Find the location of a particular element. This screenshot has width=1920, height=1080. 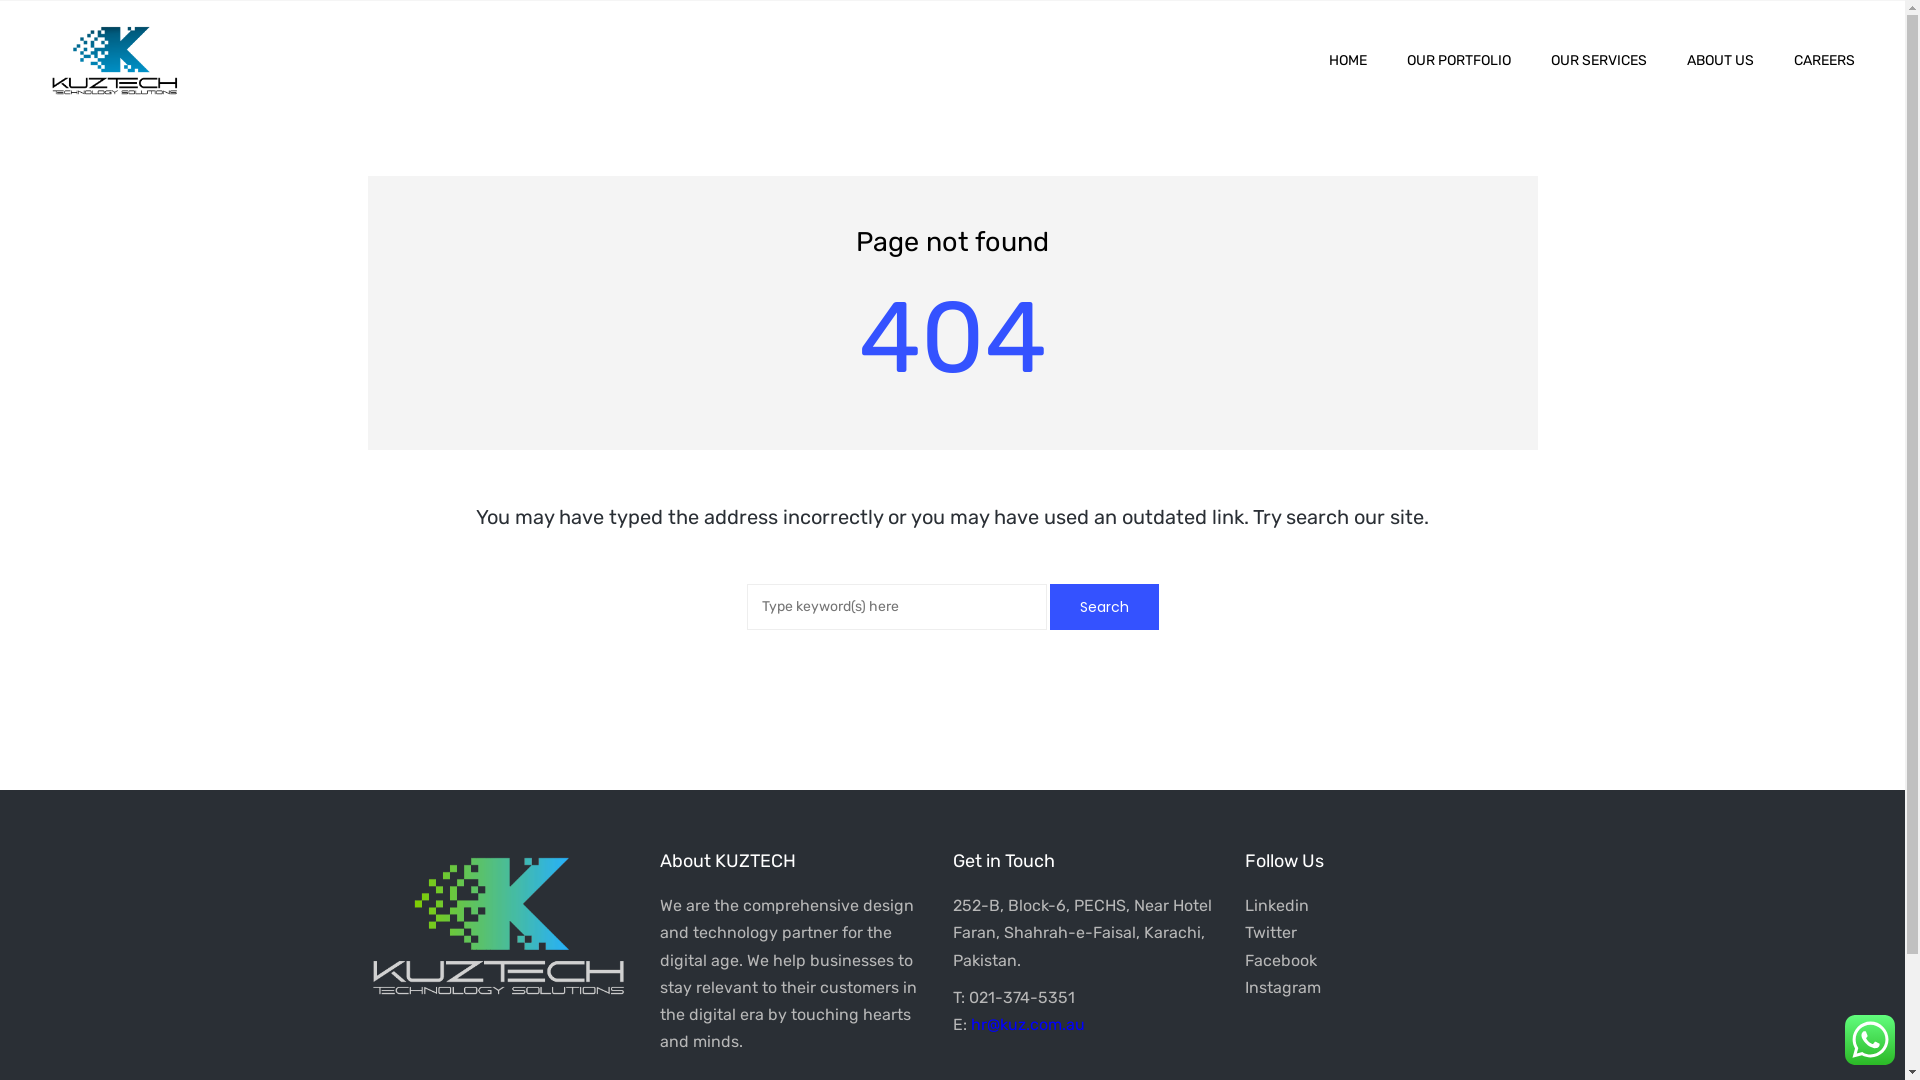

'Twitter' is located at coordinates (1270, 932).